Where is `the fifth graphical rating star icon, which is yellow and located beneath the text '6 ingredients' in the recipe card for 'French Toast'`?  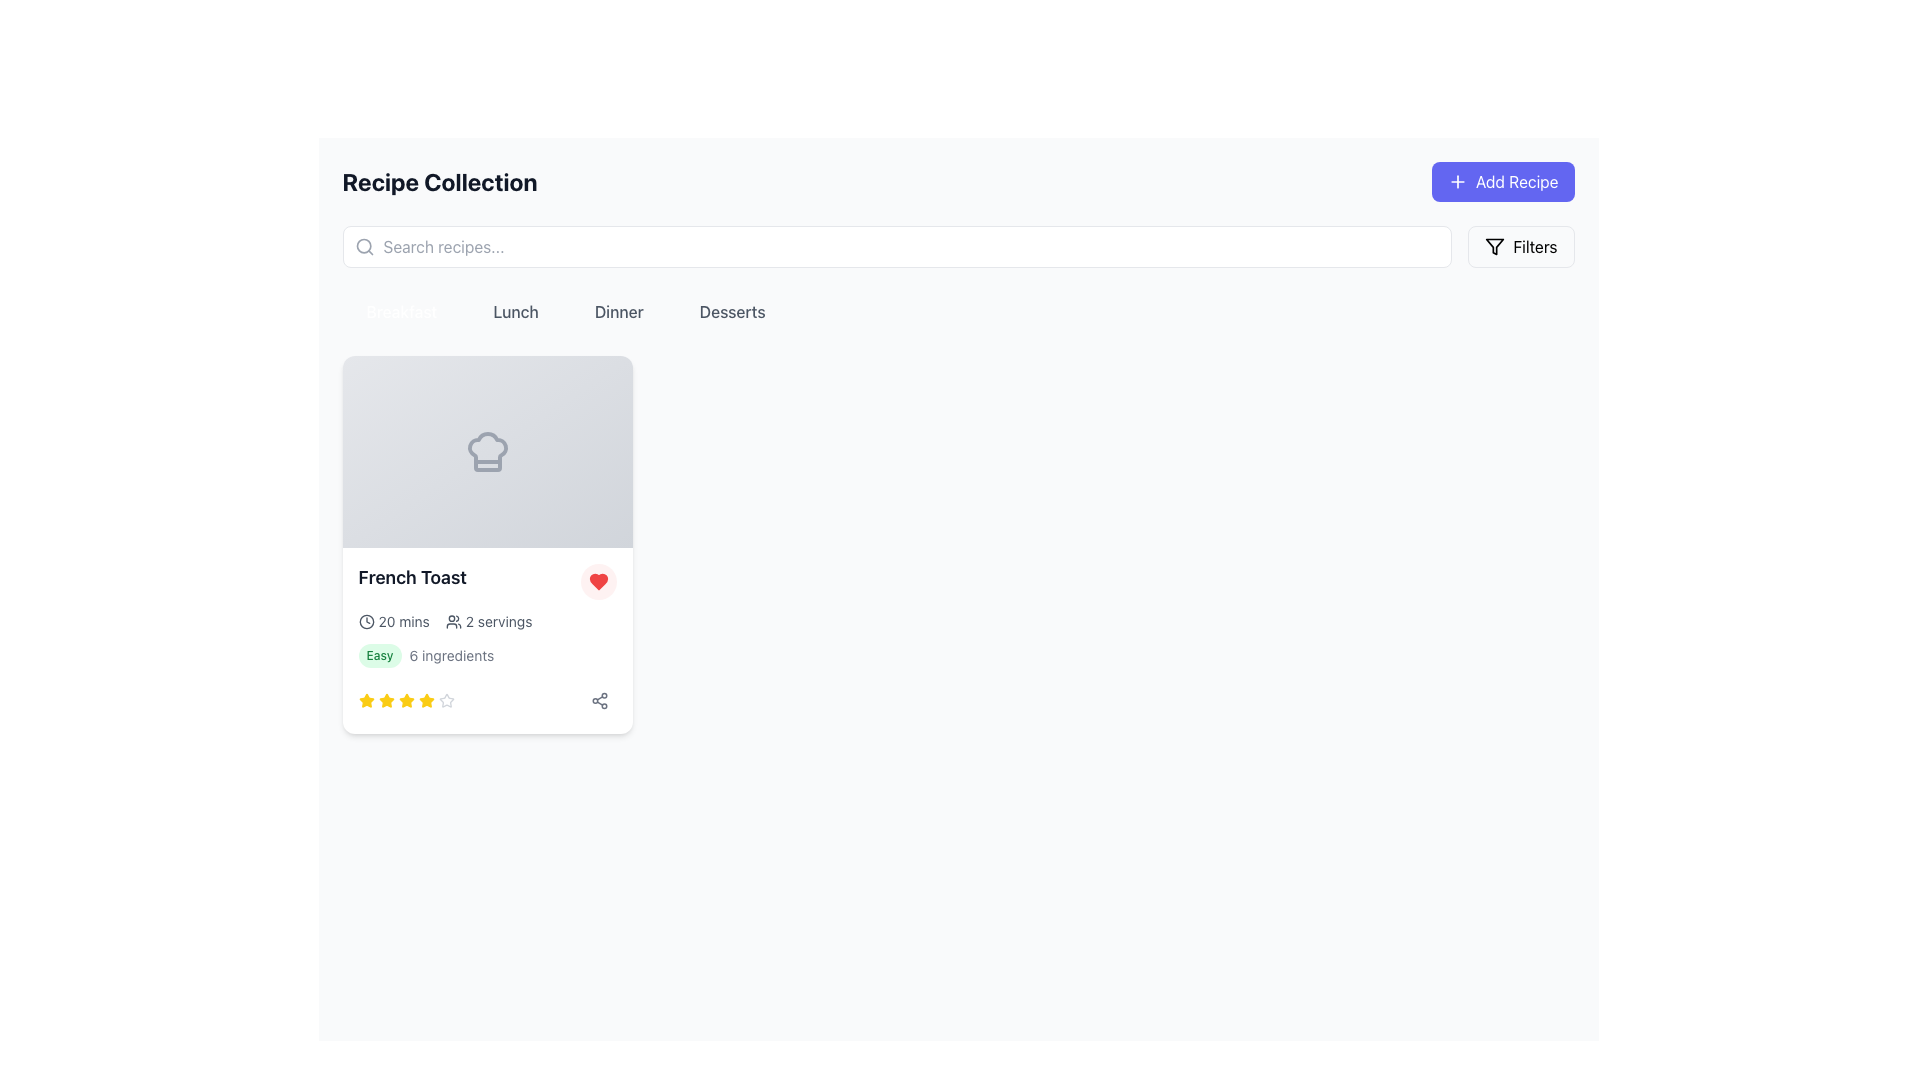 the fifth graphical rating star icon, which is yellow and located beneath the text '6 ingredients' in the recipe card for 'French Toast' is located at coordinates (366, 699).